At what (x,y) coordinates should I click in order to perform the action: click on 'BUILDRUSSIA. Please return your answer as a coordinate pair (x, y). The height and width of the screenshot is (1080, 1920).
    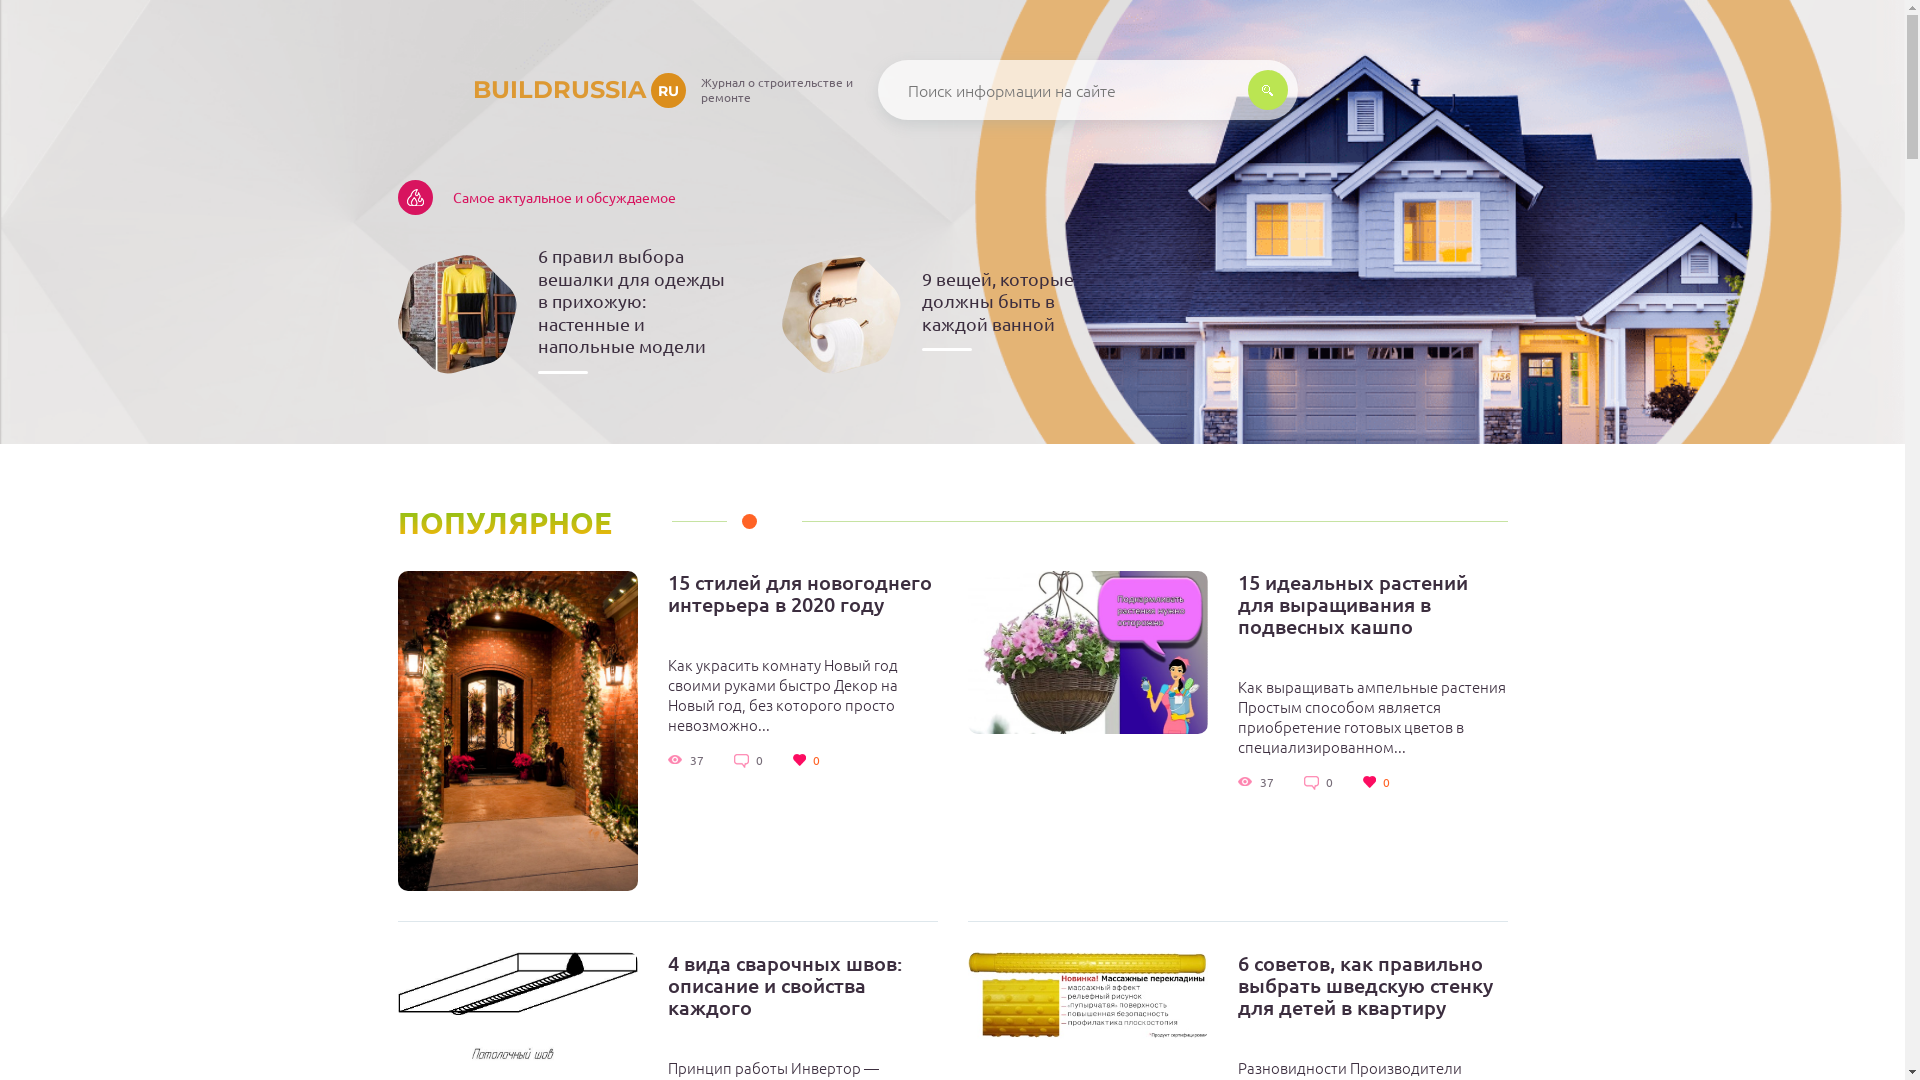
    Looking at the image, I should click on (542, 88).